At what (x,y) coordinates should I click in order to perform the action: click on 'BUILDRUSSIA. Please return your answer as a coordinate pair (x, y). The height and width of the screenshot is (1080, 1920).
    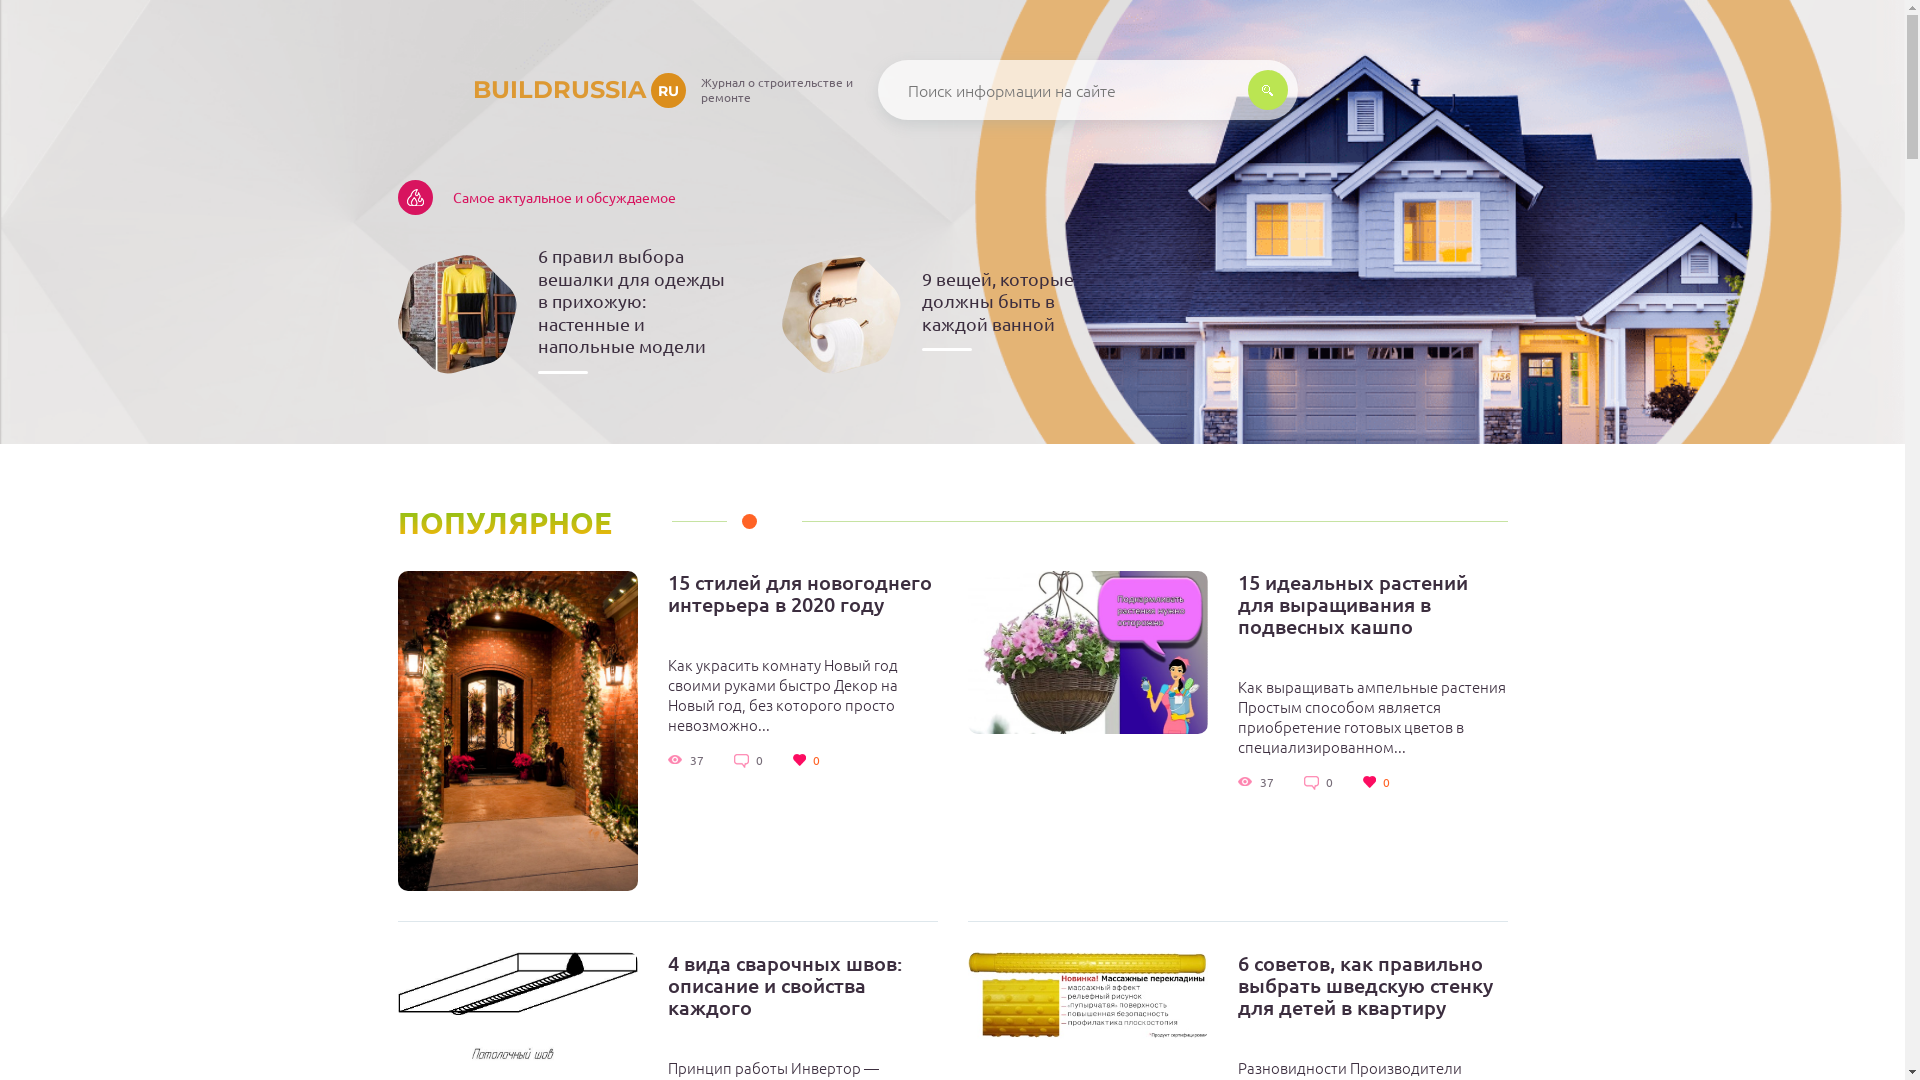
    Looking at the image, I should click on (542, 88).